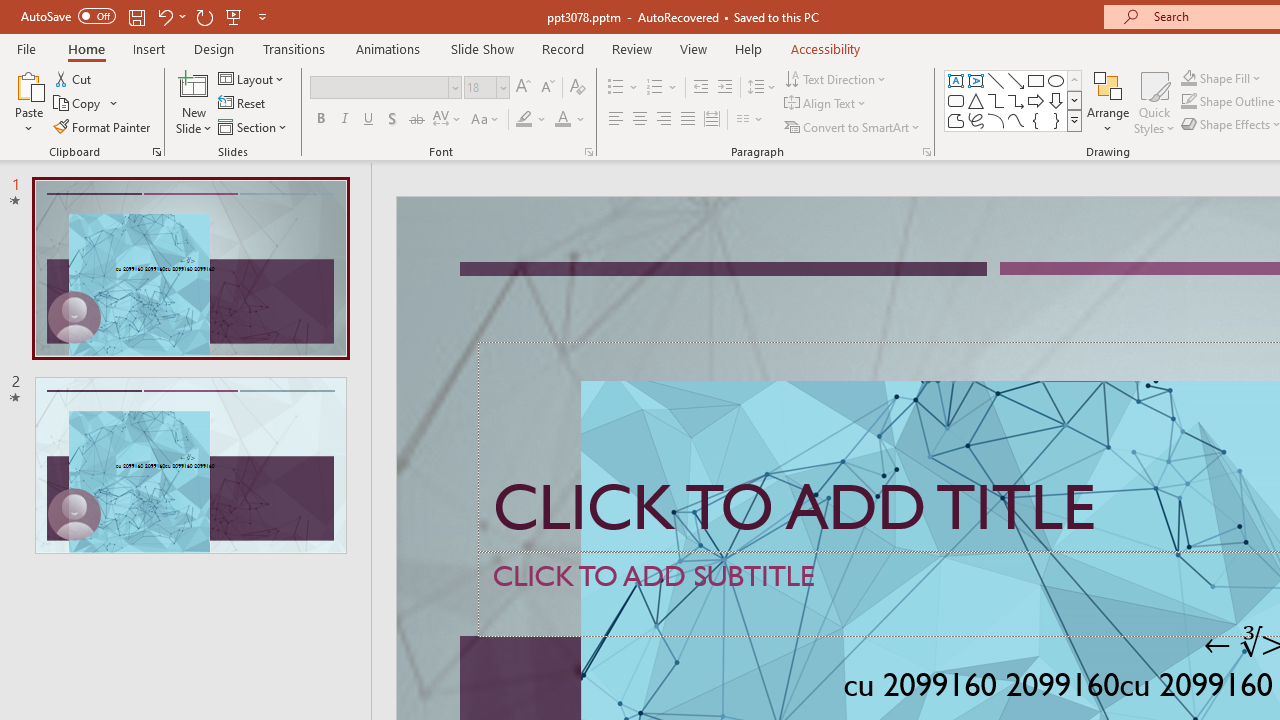  What do you see at coordinates (955, 100) in the screenshot?
I see `'Rectangle: Rounded Corners'` at bounding box center [955, 100].